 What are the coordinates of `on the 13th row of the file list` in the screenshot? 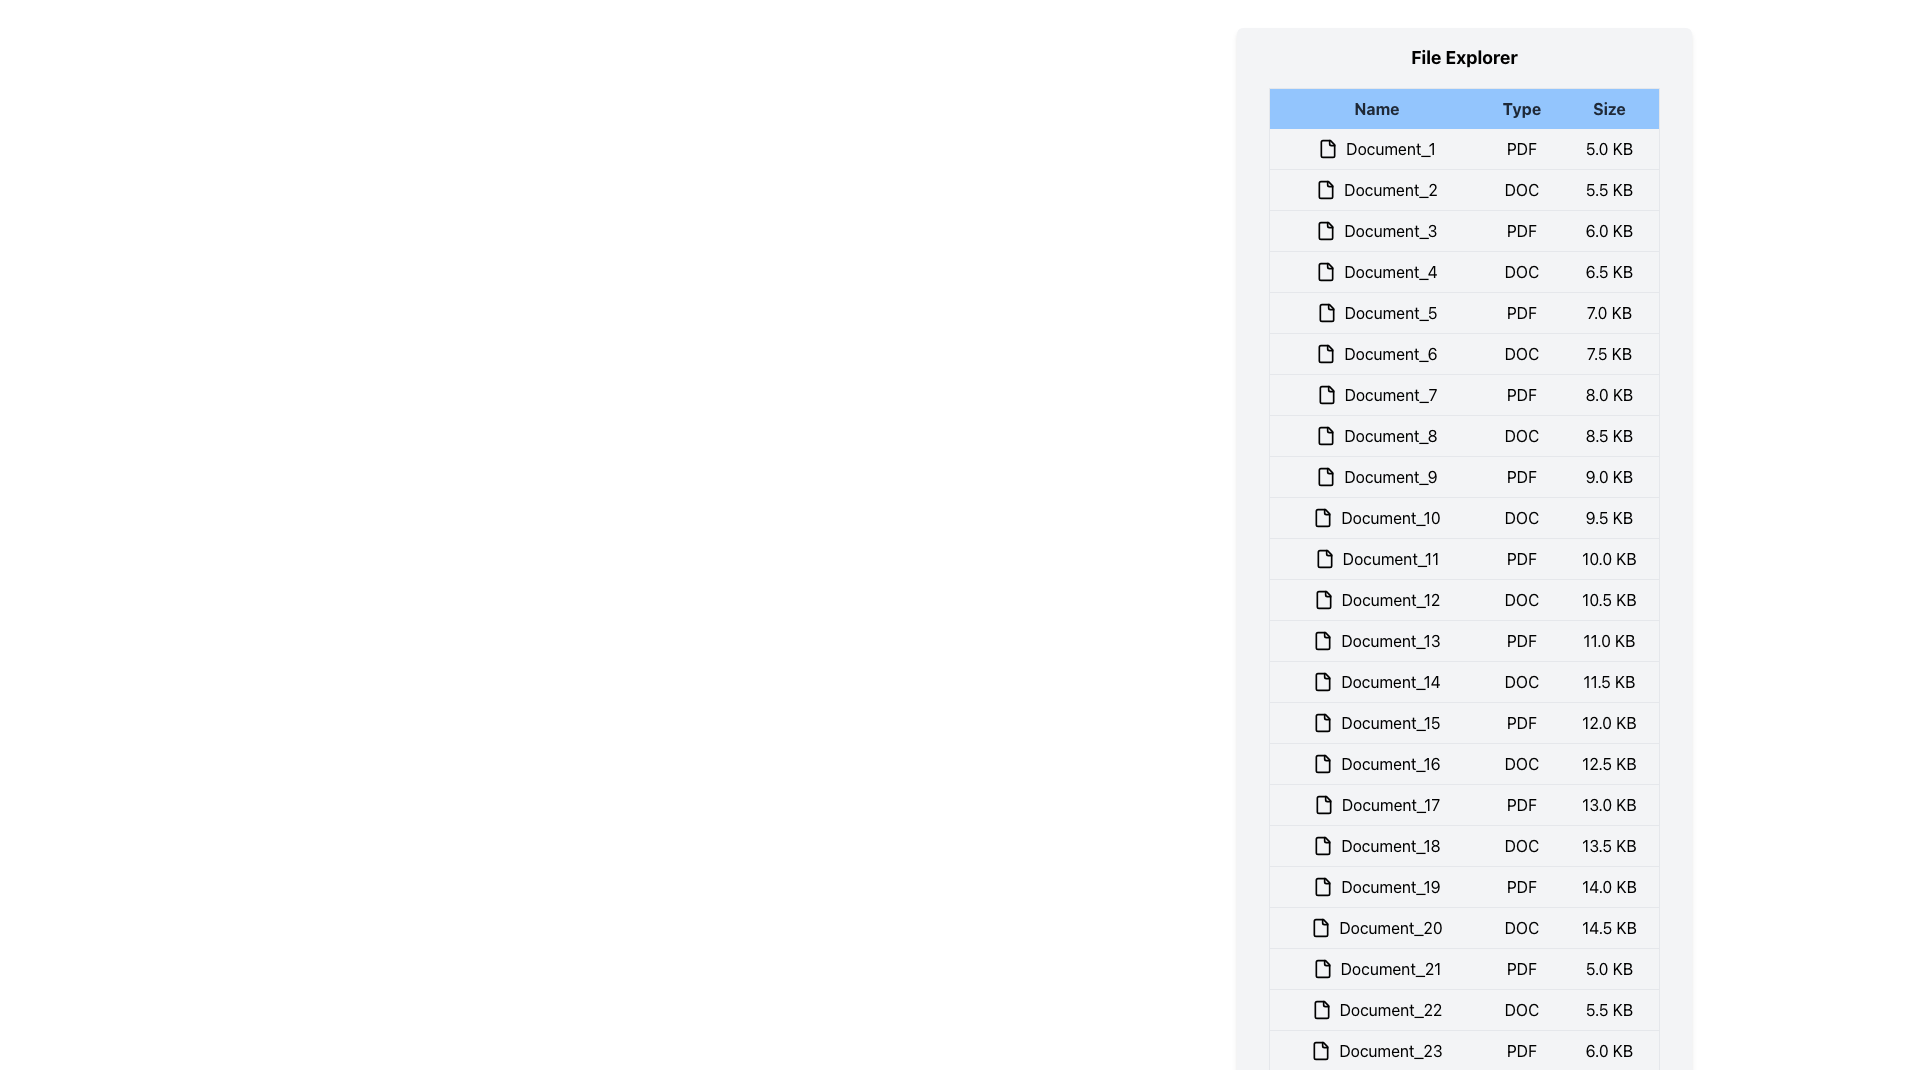 It's located at (1464, 640).